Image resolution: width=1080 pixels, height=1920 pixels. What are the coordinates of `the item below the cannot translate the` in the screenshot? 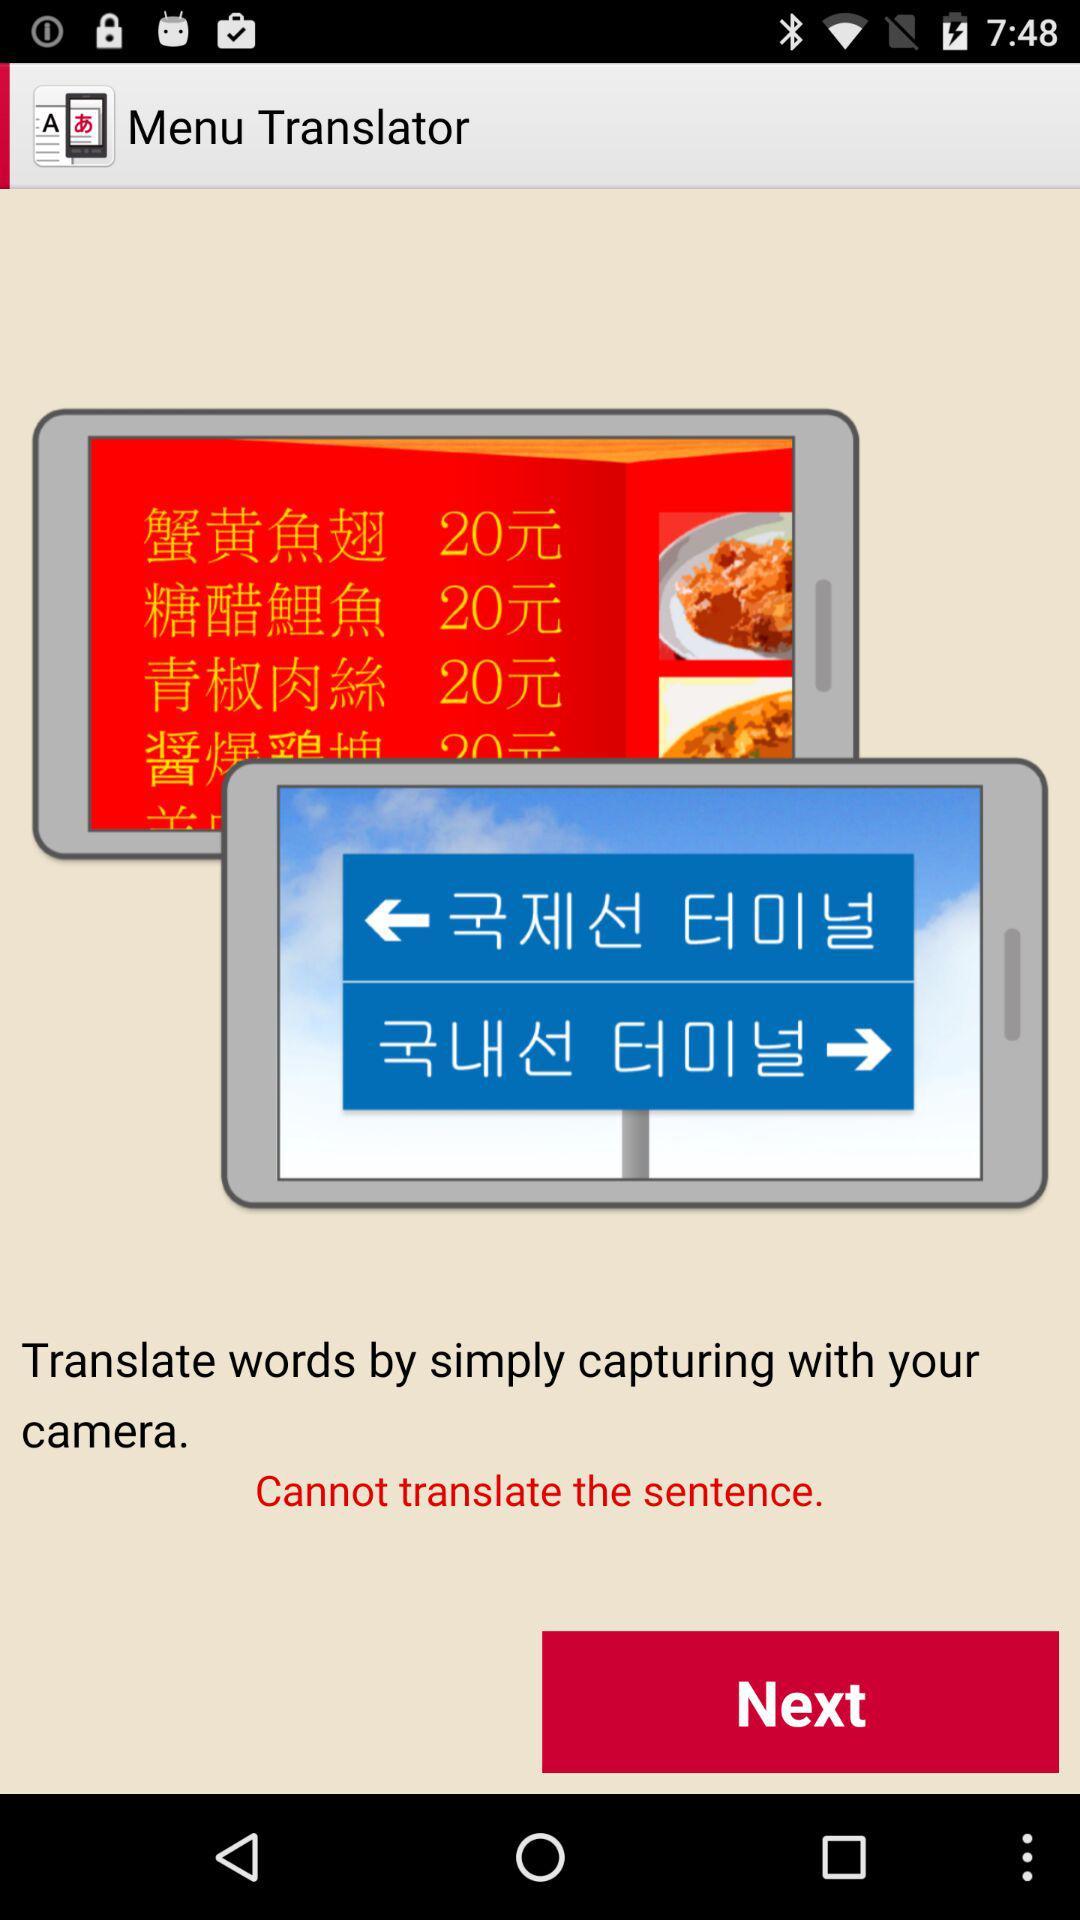 It's located at (799, 1701).